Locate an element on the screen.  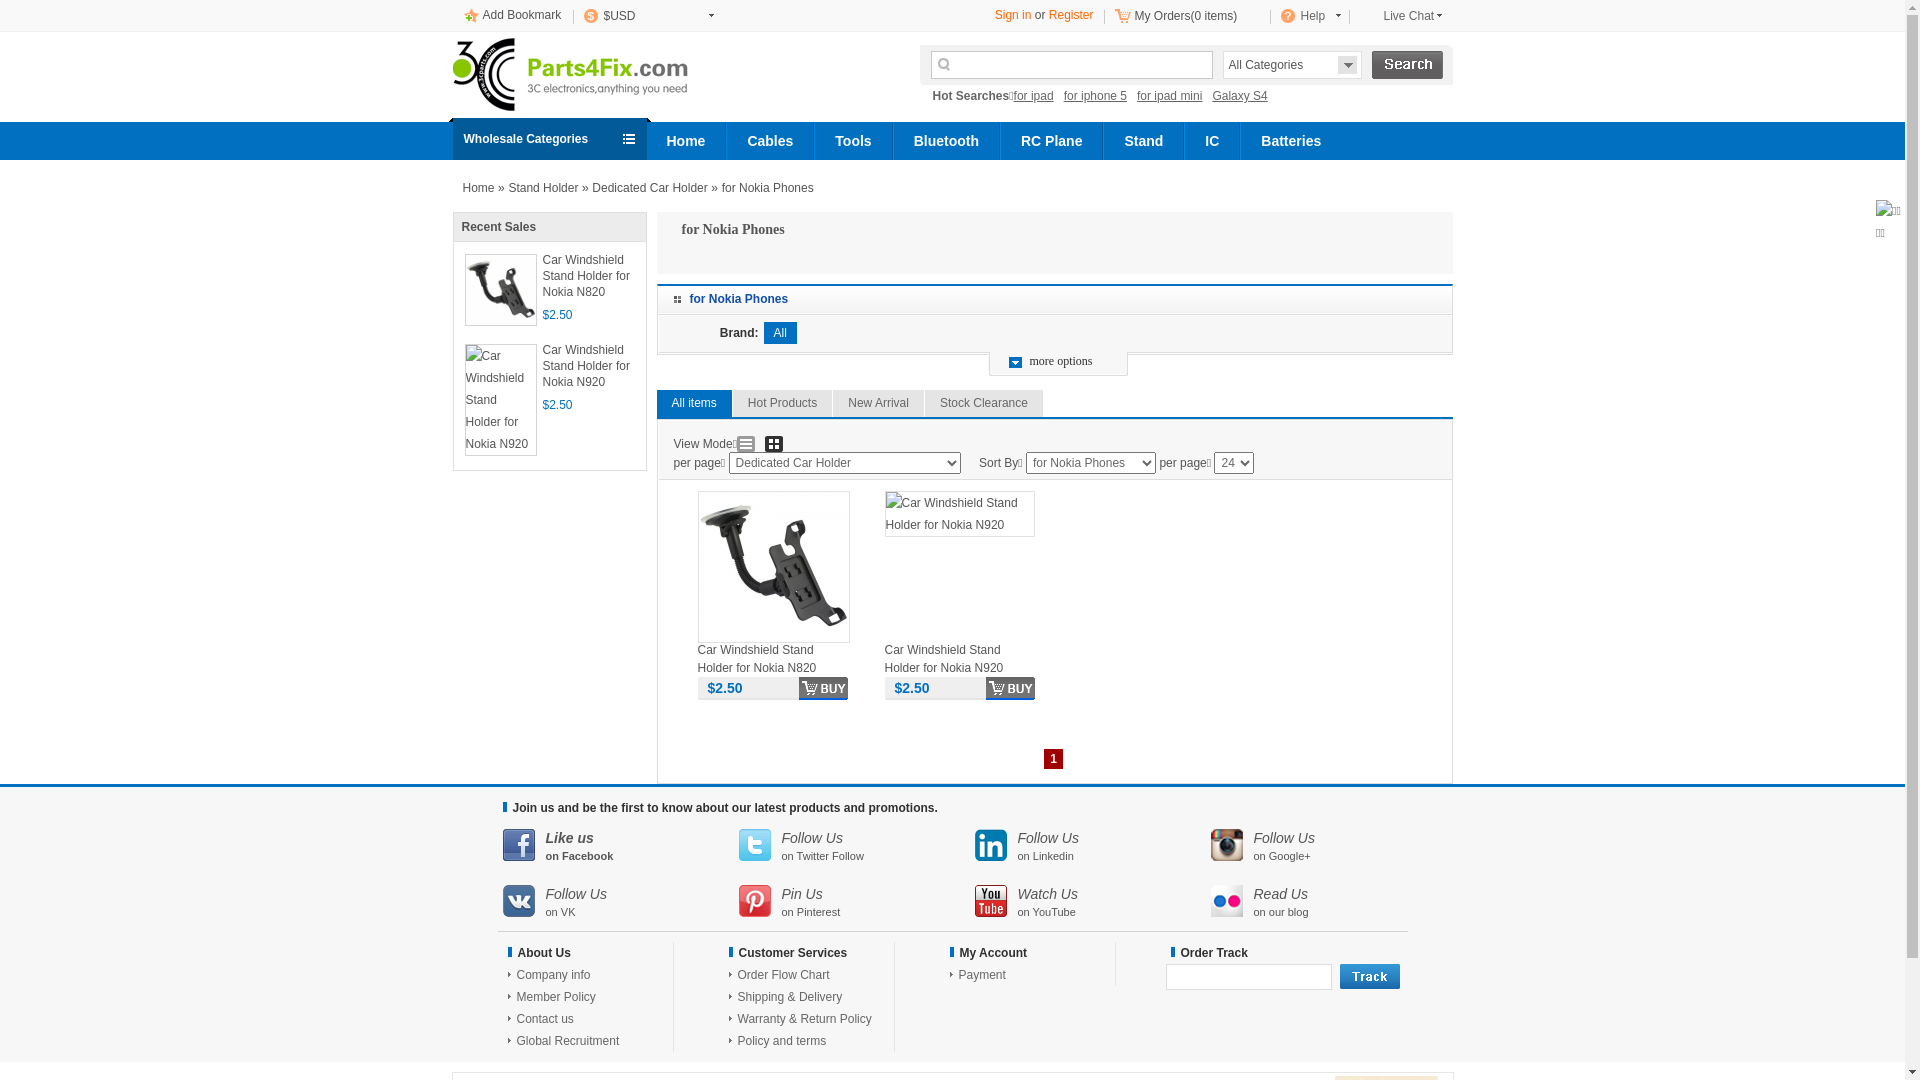
'Galaxy S4' is located at coordinates (1210, 96).